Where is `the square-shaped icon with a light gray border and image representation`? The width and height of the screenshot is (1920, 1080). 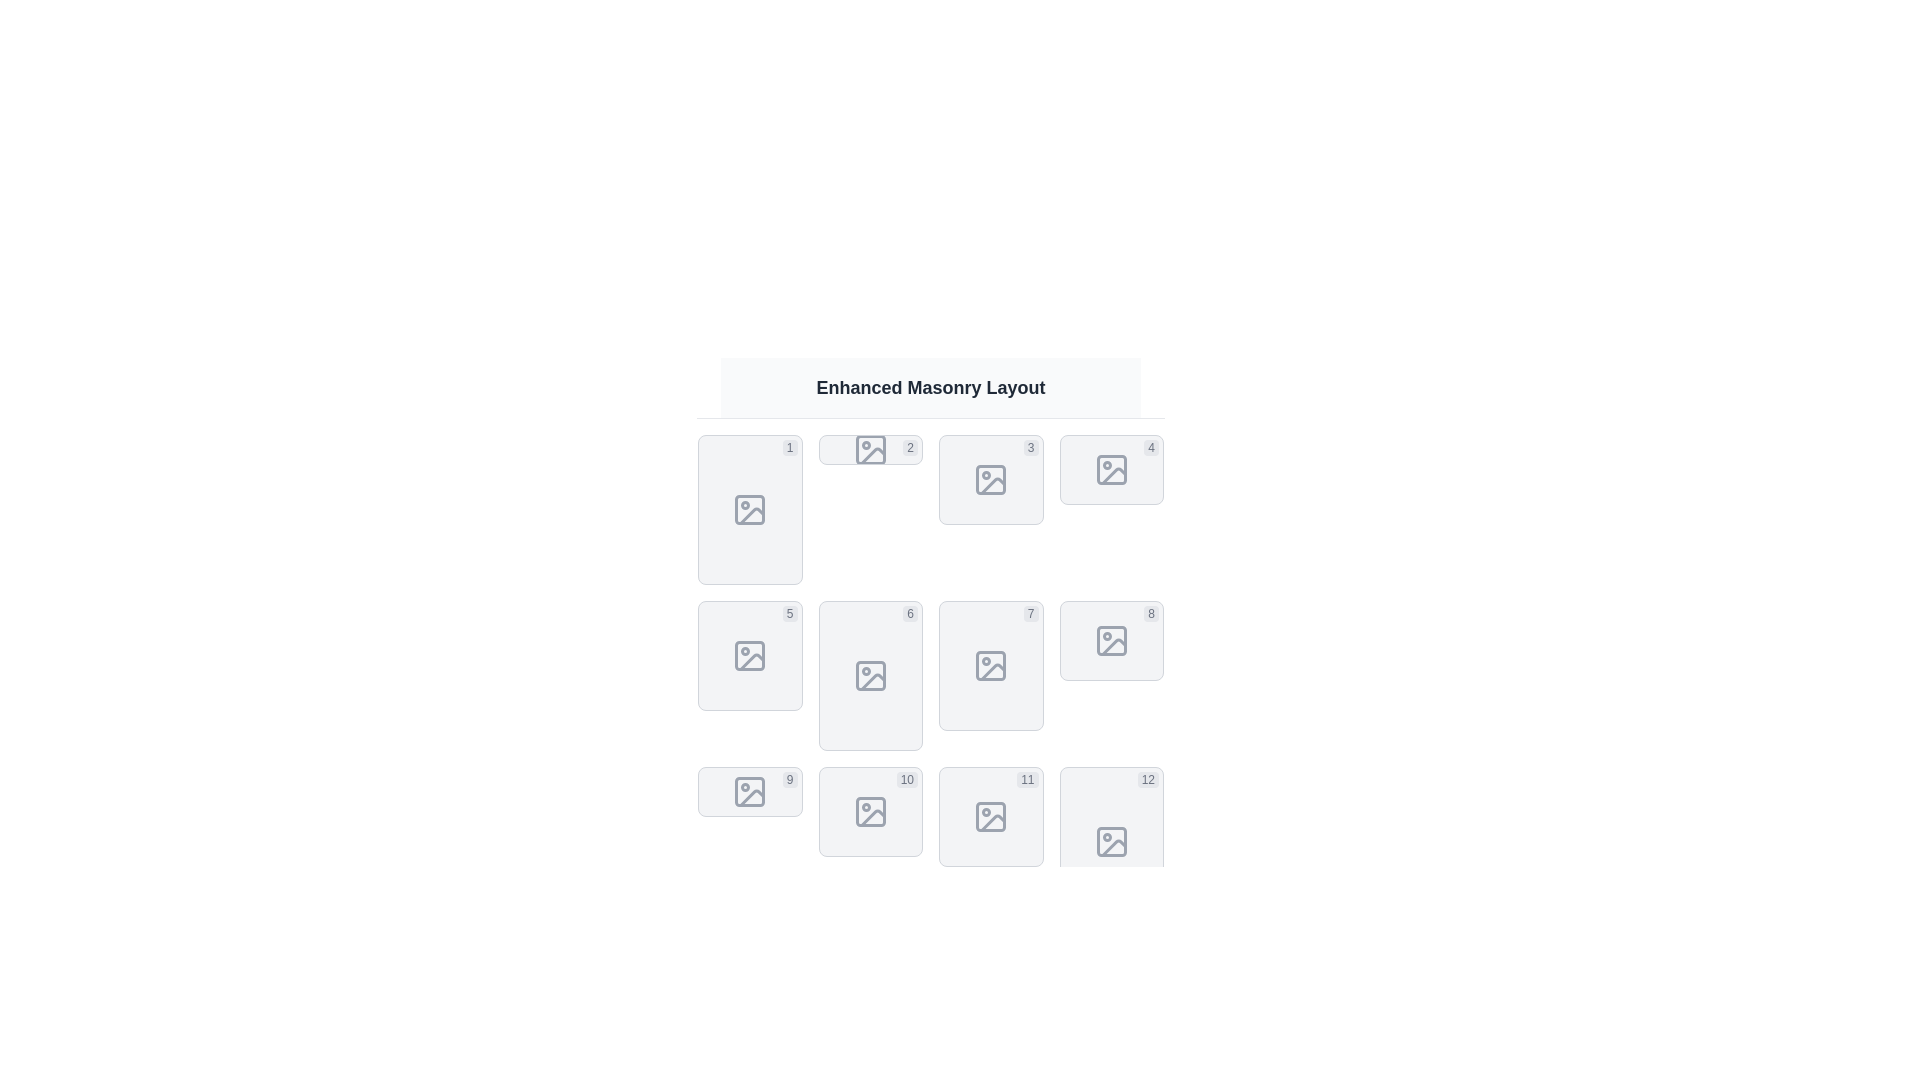 the square-shaped icon with a light gray border and image representation is located at coordinates (1110, 640).